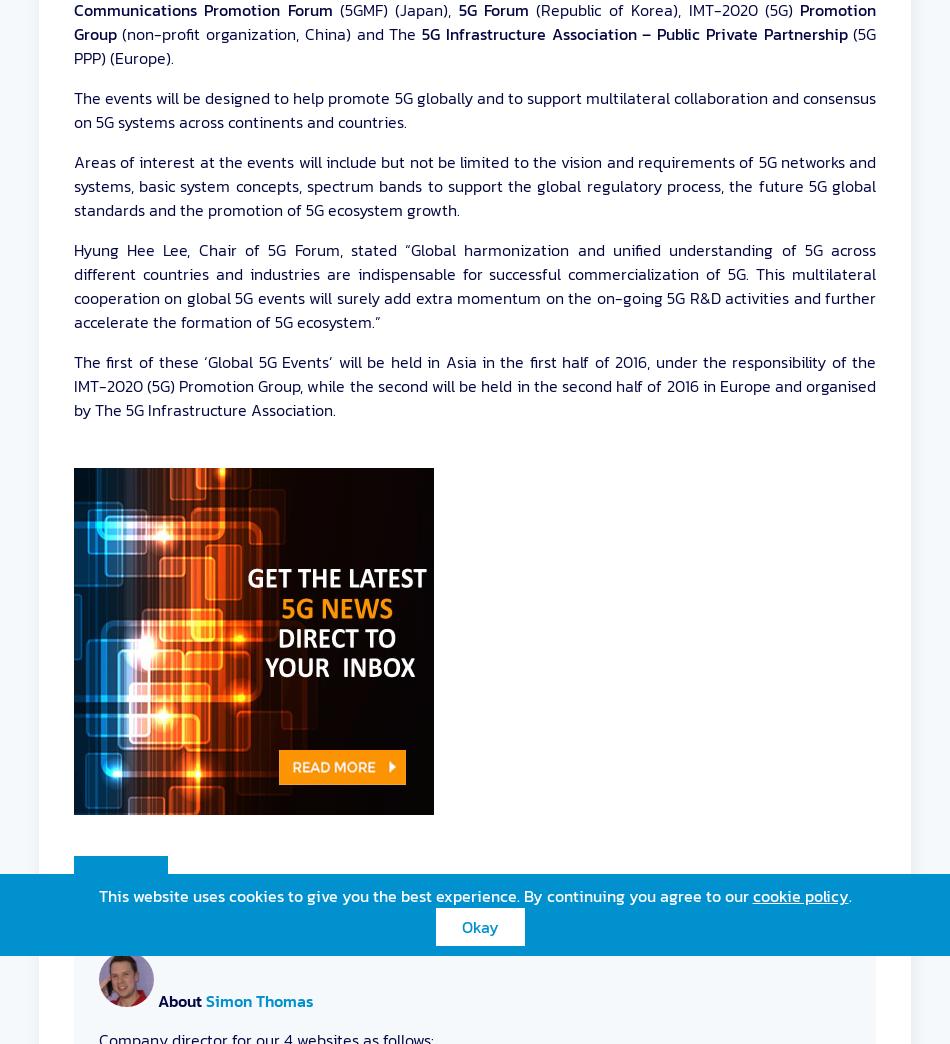 The width and height of the screenshot is (950, 1044). I want to click on 'This website uses cookies to give you the best experience. By continuing you agree to our', so click(424, 895).